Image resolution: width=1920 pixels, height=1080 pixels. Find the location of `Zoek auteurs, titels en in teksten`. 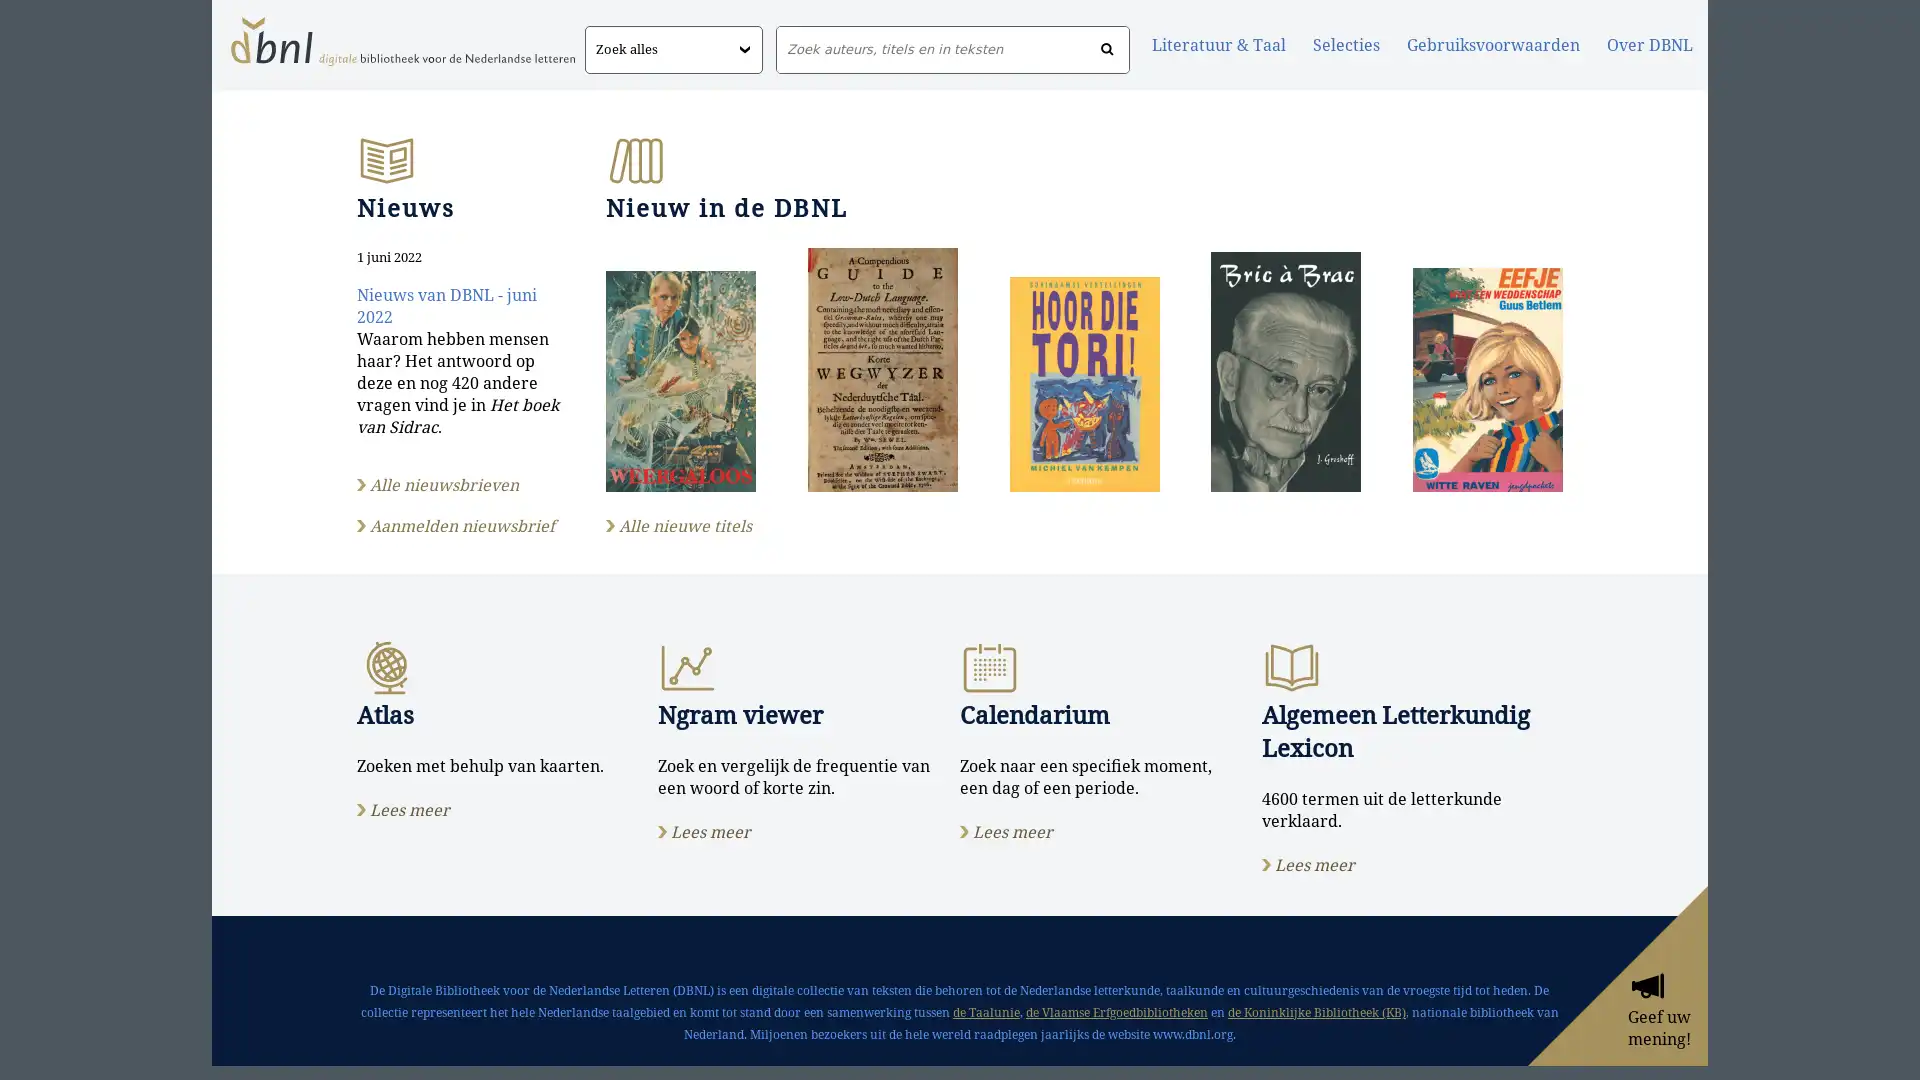

Zoek auteurs, titels en in teksten is located at coordinates (1106, 49).